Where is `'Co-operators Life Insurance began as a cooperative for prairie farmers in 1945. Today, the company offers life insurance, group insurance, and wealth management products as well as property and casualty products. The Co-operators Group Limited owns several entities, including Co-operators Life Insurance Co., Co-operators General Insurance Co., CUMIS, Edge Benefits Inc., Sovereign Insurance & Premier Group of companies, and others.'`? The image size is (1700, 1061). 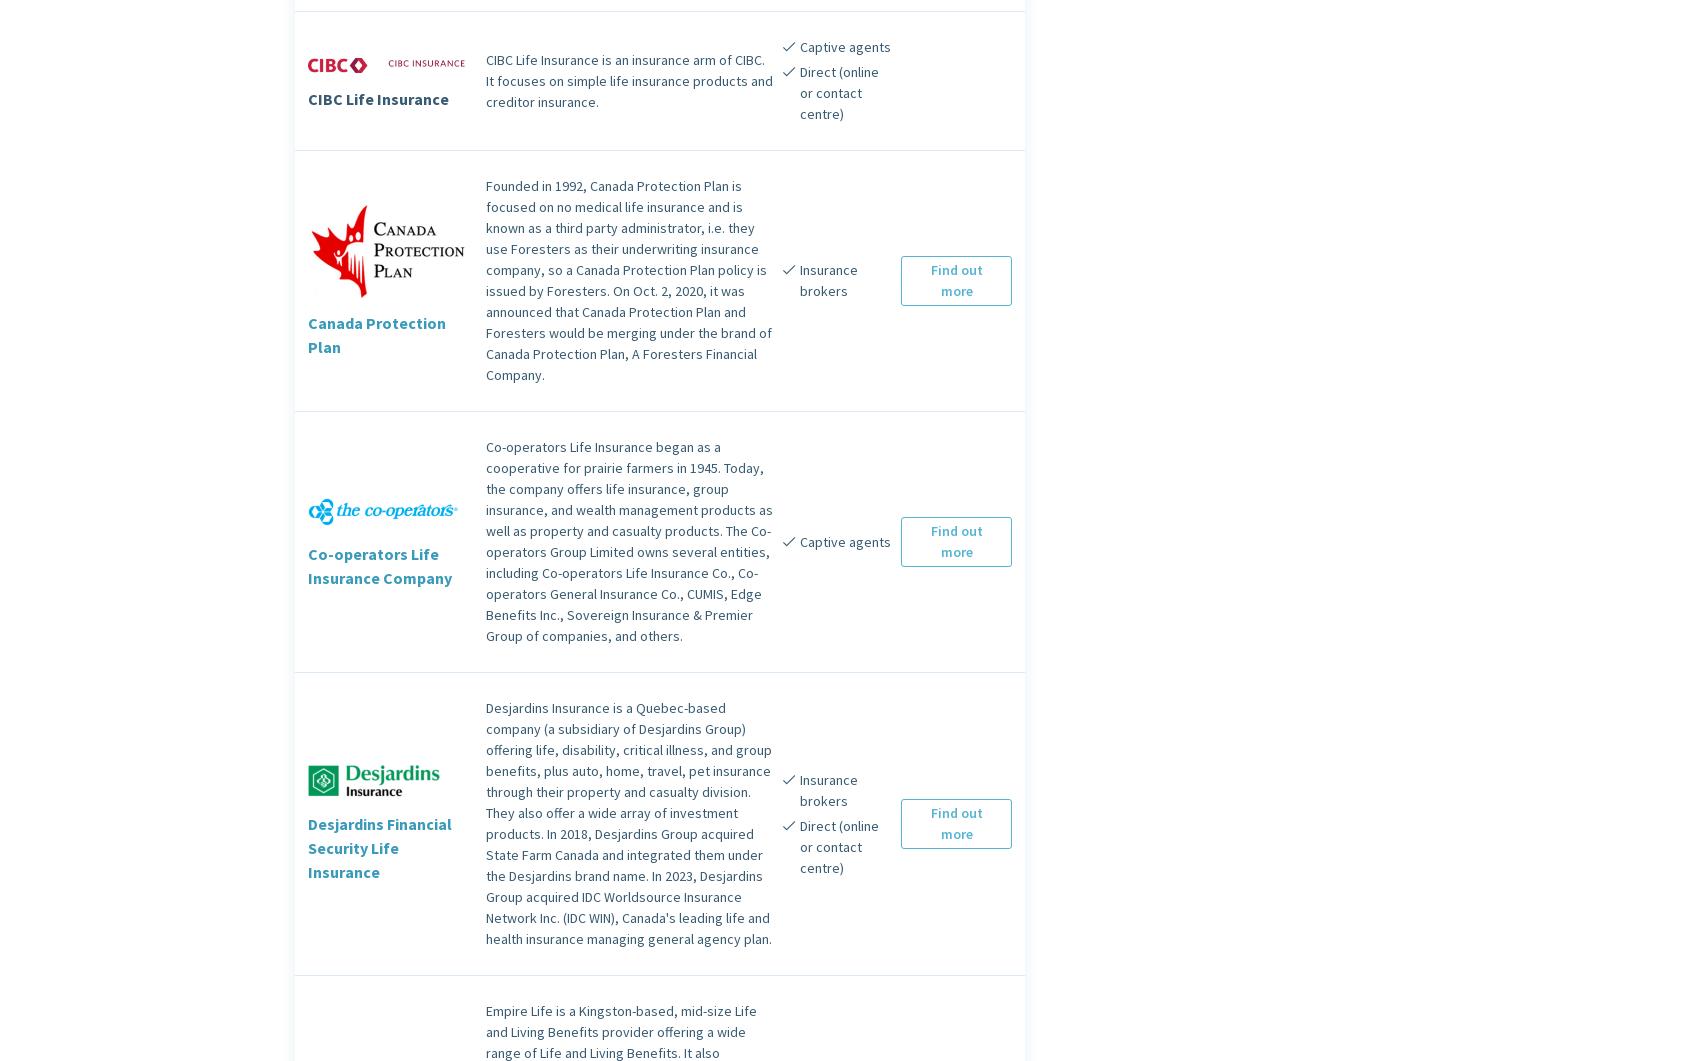
'Co-operators Life Insurance began as a cooperative for prairie farmers in 1945. Today, the company offers life insurance, group insurance, and wealth management products as well as property and casualty products. The Co-operators Group Limited owns several entities, including Co-operators Life Insurance Co., Co-operators General Insurance Co., CUMIS, Edge Benefits Inc., Sovereign Insurance & Premier Group of companies, and others.' is located at coordinates (628, 540).